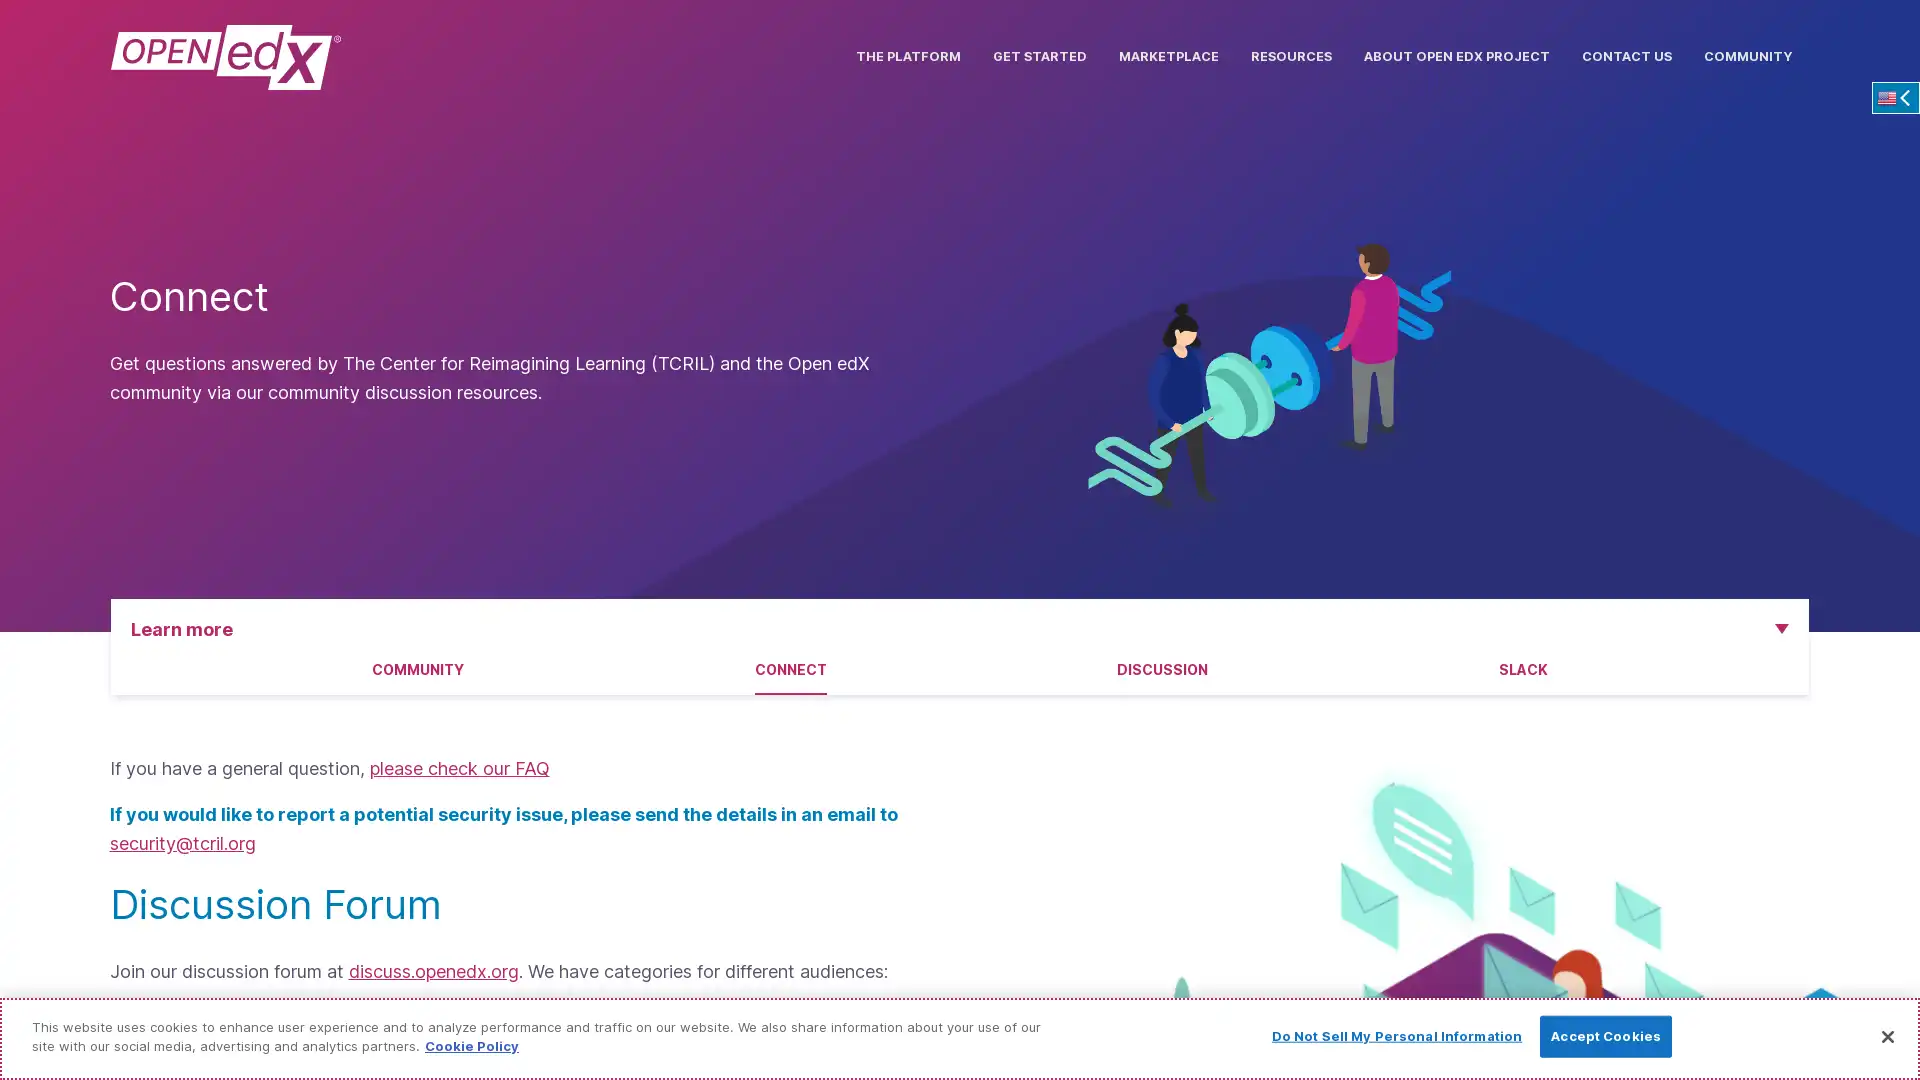  I want to click on Do Not Sell My Personal Information, so click(1395, 1035).